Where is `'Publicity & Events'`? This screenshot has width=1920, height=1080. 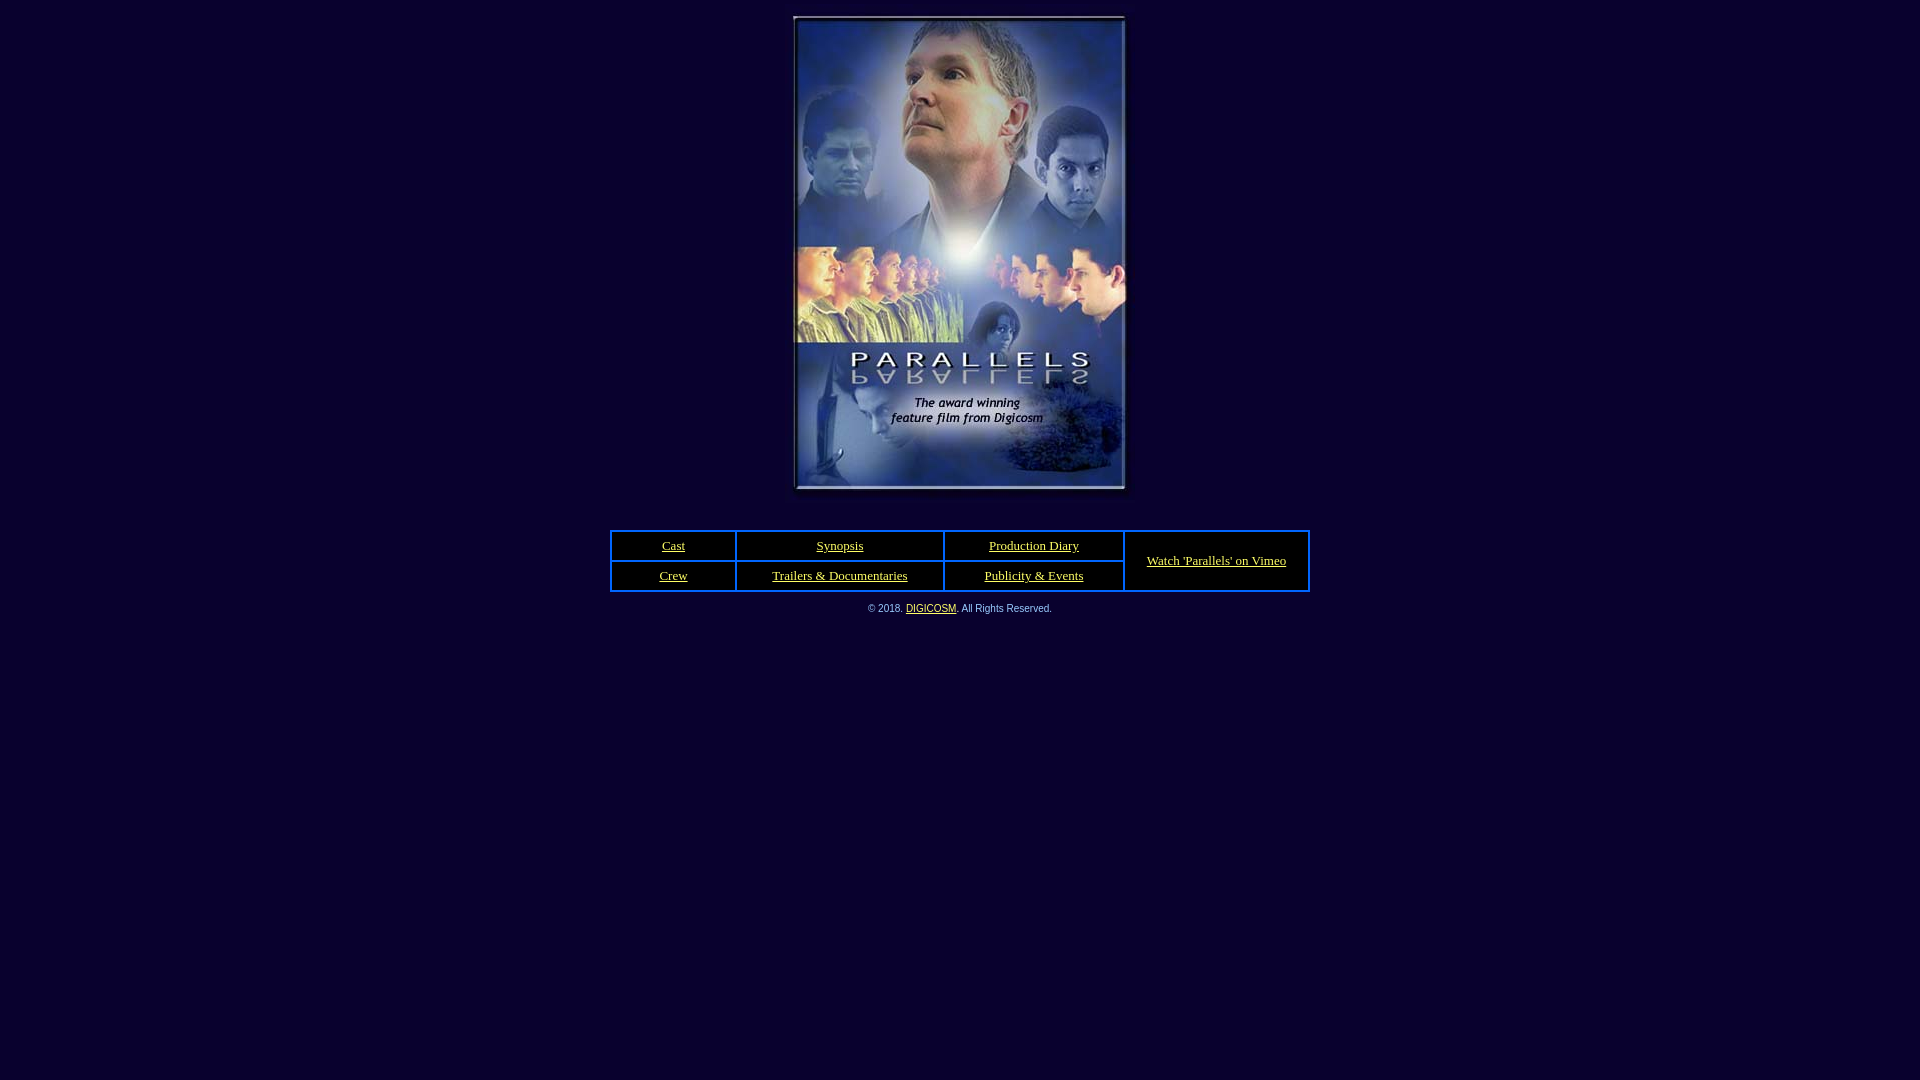 'Publicity & Events' is located at coordinates (1034, 575).